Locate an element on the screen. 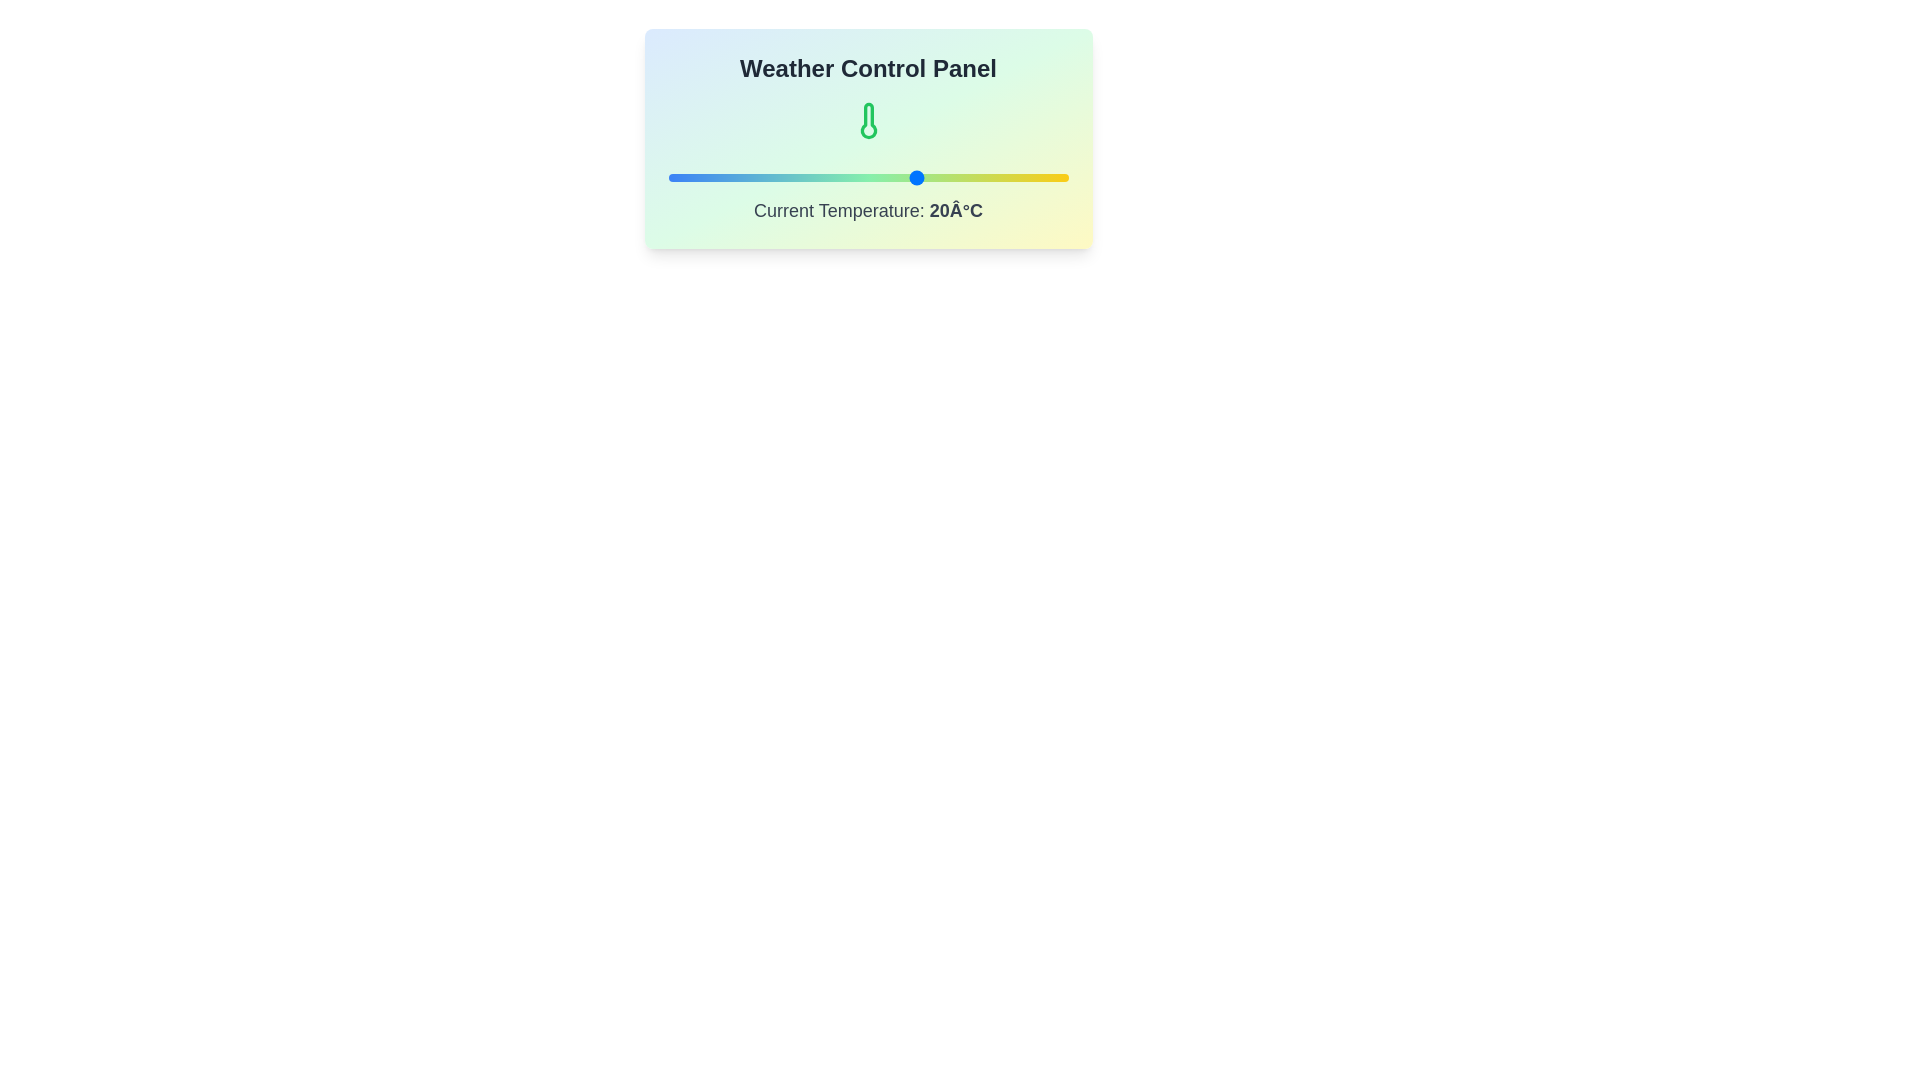  the temperature slider to -6°C to observe the icon change is located at coordinates (787, 176).